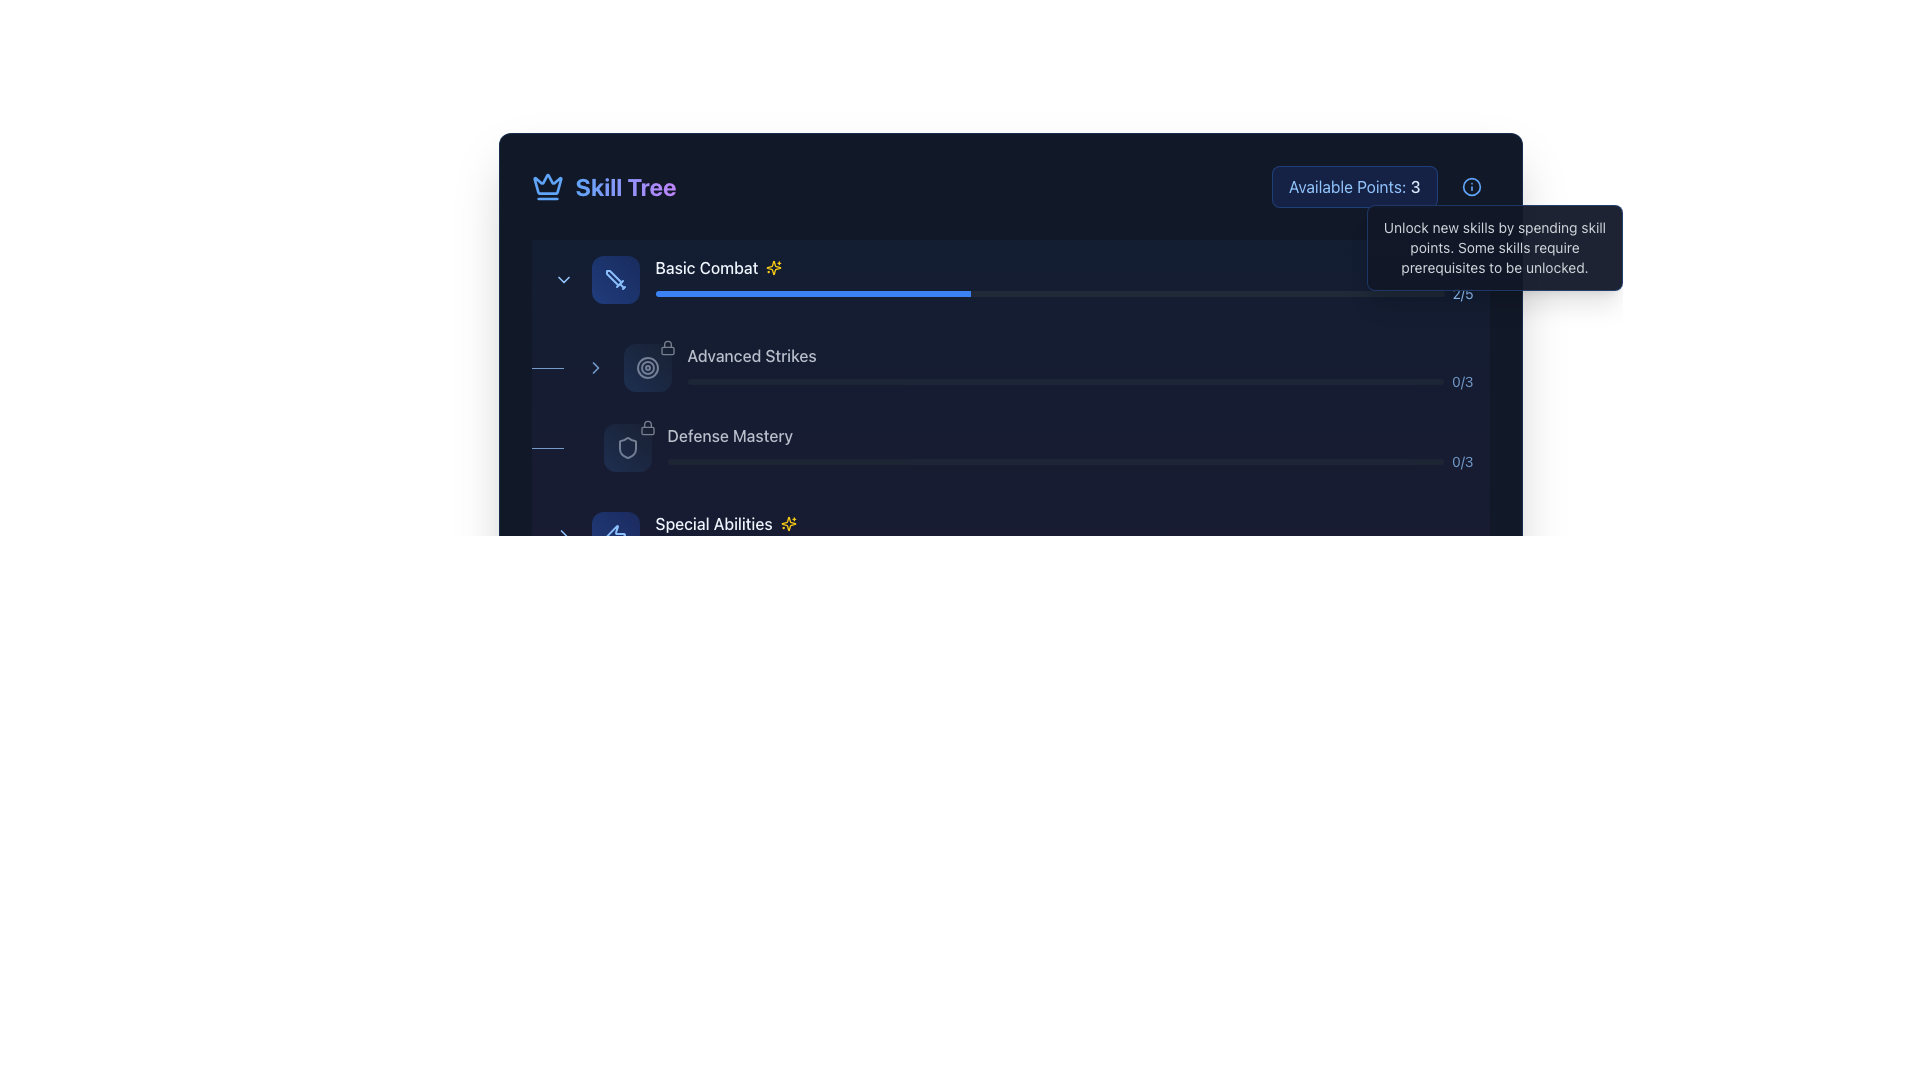 Image resolution: width=1920 pixels, height=1080 pixels. What do you see at coordinates (562, 535) in the screenshot?
I see `the rightward-facing chevron icon in the 'Special Abilities' section` at bounding box center [562, 535].